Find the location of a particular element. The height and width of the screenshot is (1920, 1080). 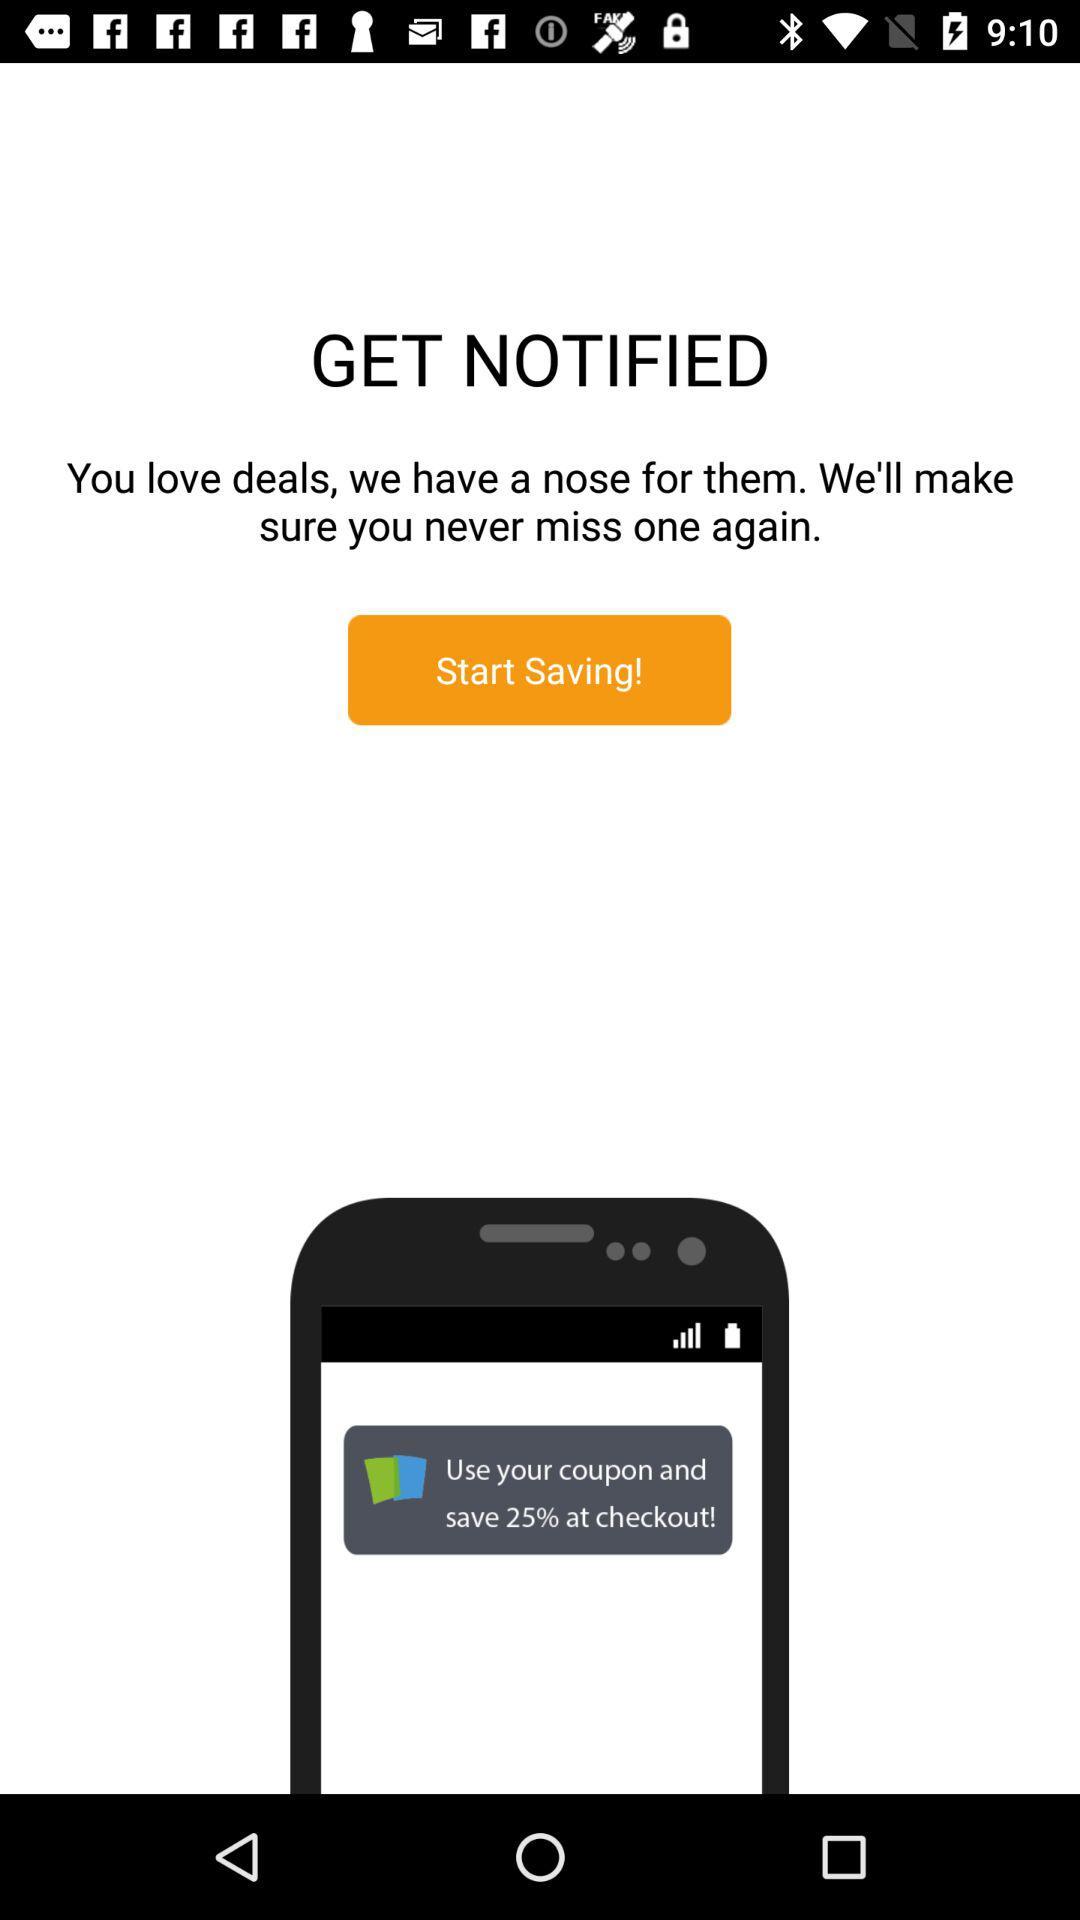

icon at the center is located at coordinates (538, 670).